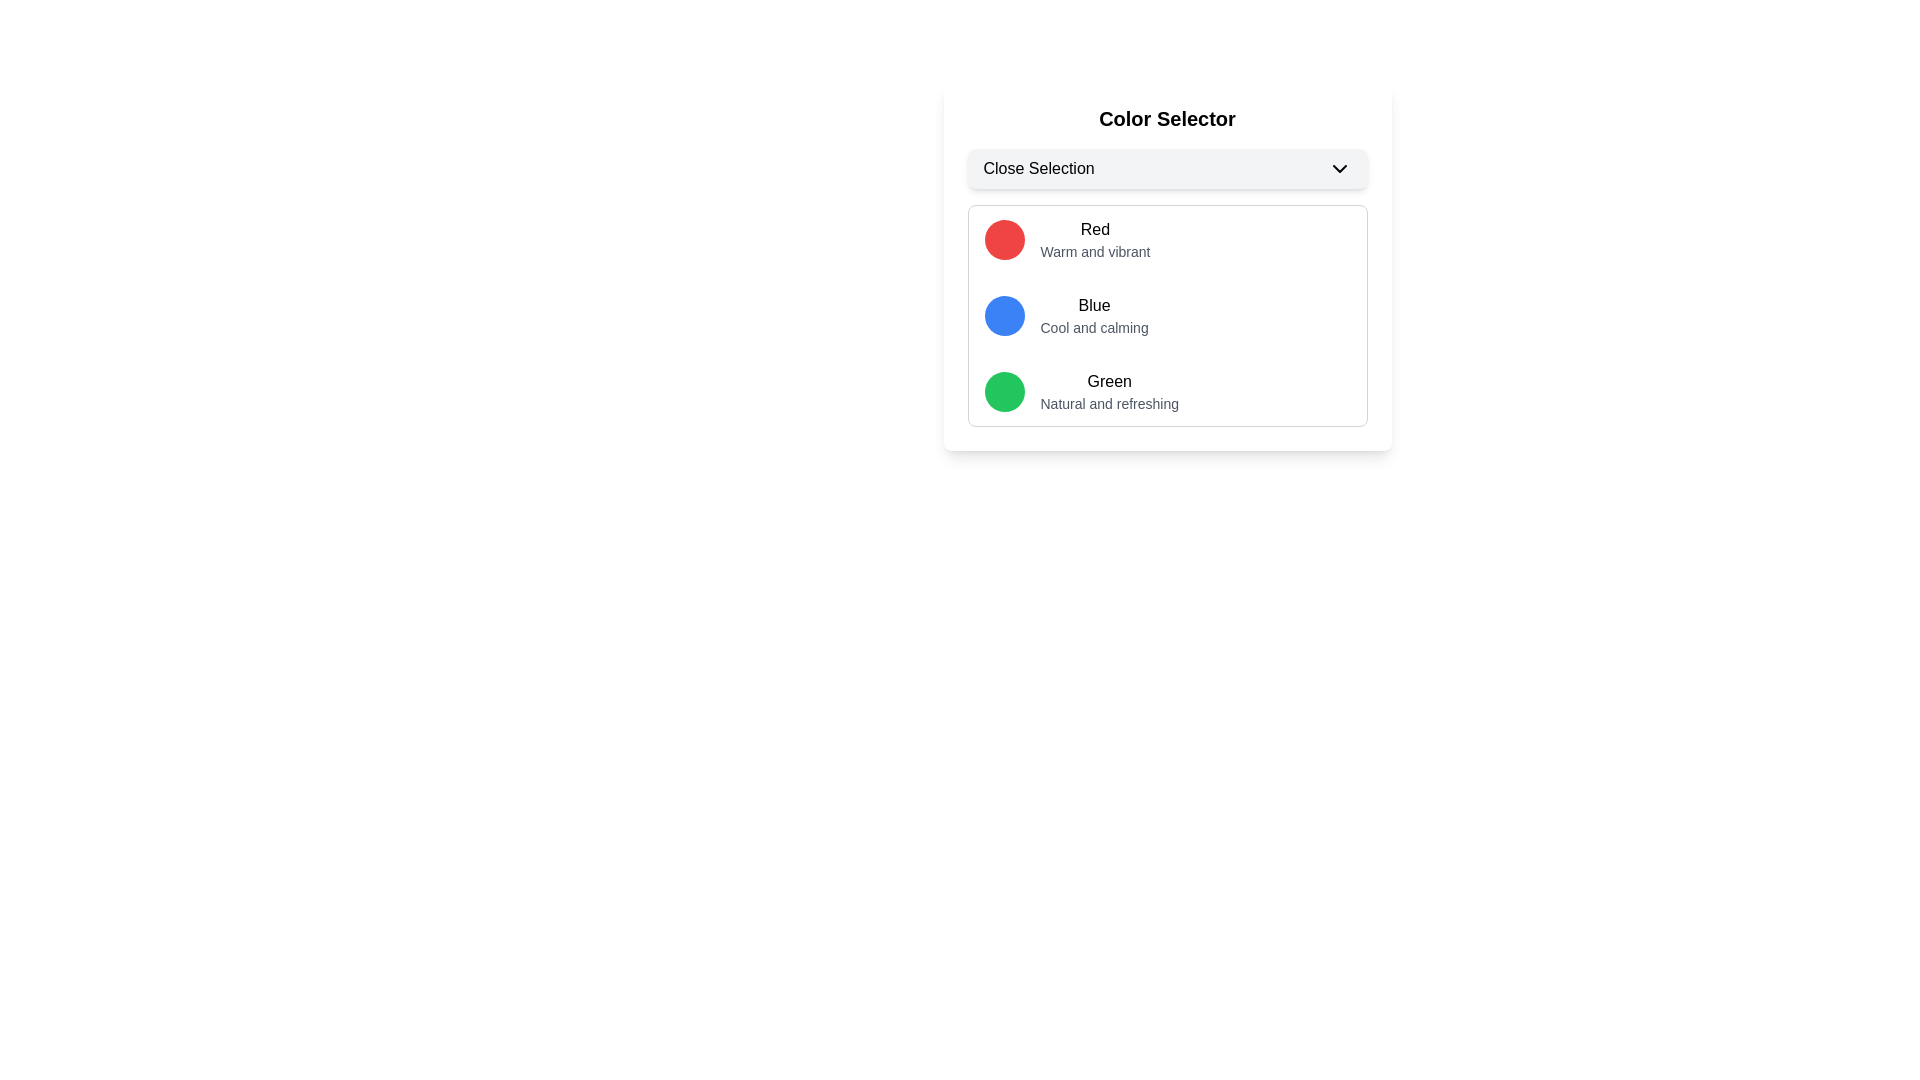  I want to click on the descriptive text element that provides information about the color 'Blue', located below the 'Blue' label in the 'Color Selector' panel, so click(1093, 326).